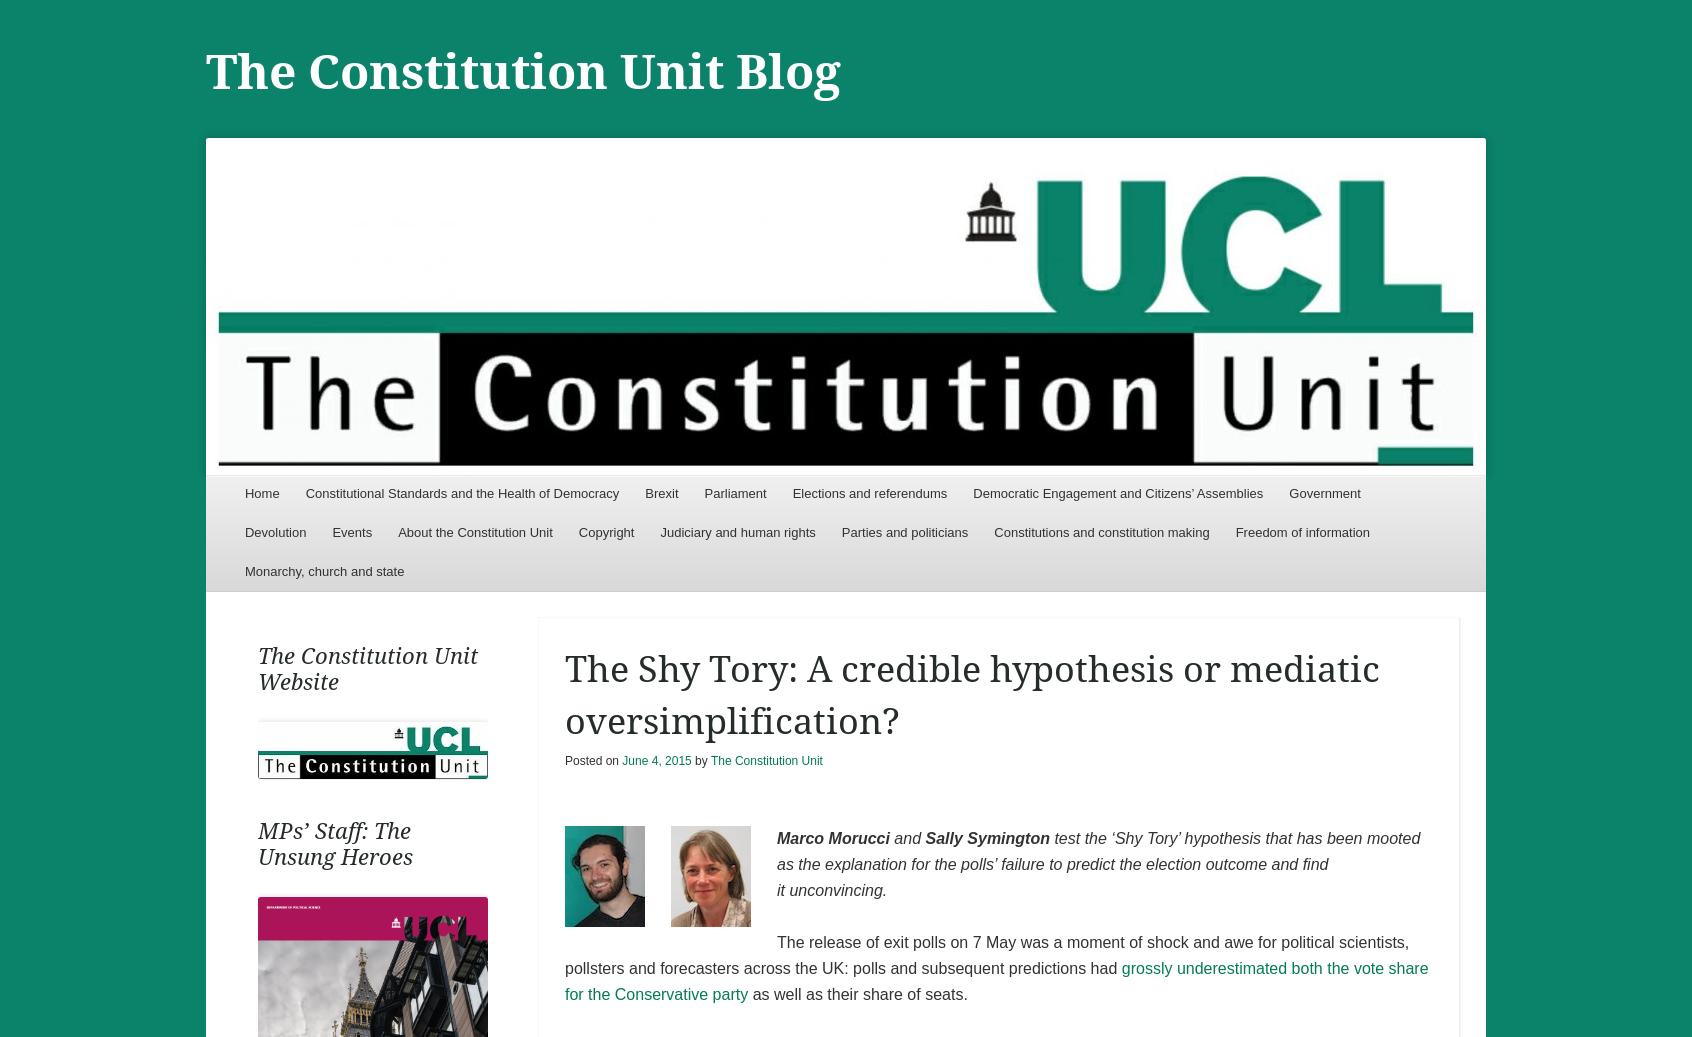 Image resolution: width=1692 pixels, height=1037 pixels. Describe the element at coordinates (1097, 863) in the screenshot. I see `'test the ‘Shy Tory’ hypothesis that has been mooted as the explanation for the polls’ failure to predict the election outcome and find it unconvincing.'` at that location.